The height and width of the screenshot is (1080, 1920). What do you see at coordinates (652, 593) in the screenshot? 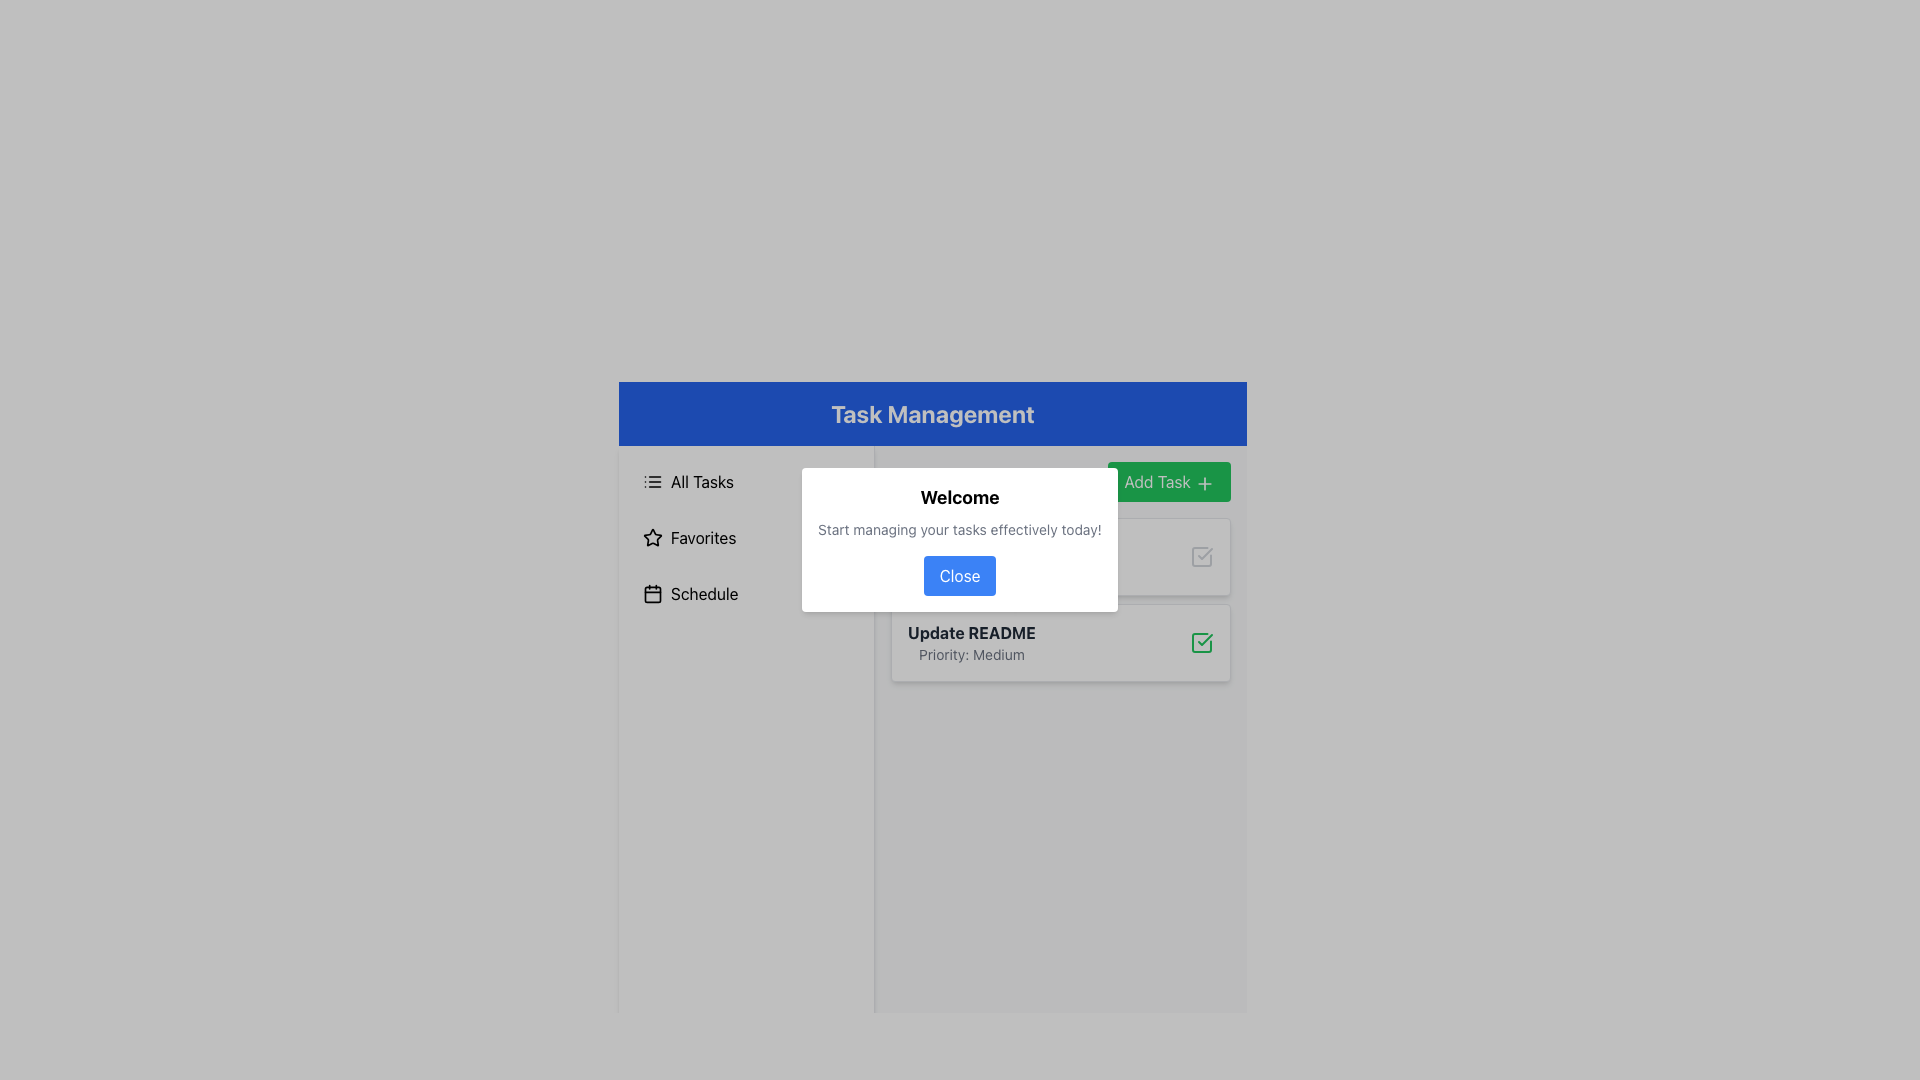
I see `the 'Schedule' icon in the sidebar menu, which is positioned third in the vertical list of items and visually represents the scheduling option` at bounding box center [652, 593].